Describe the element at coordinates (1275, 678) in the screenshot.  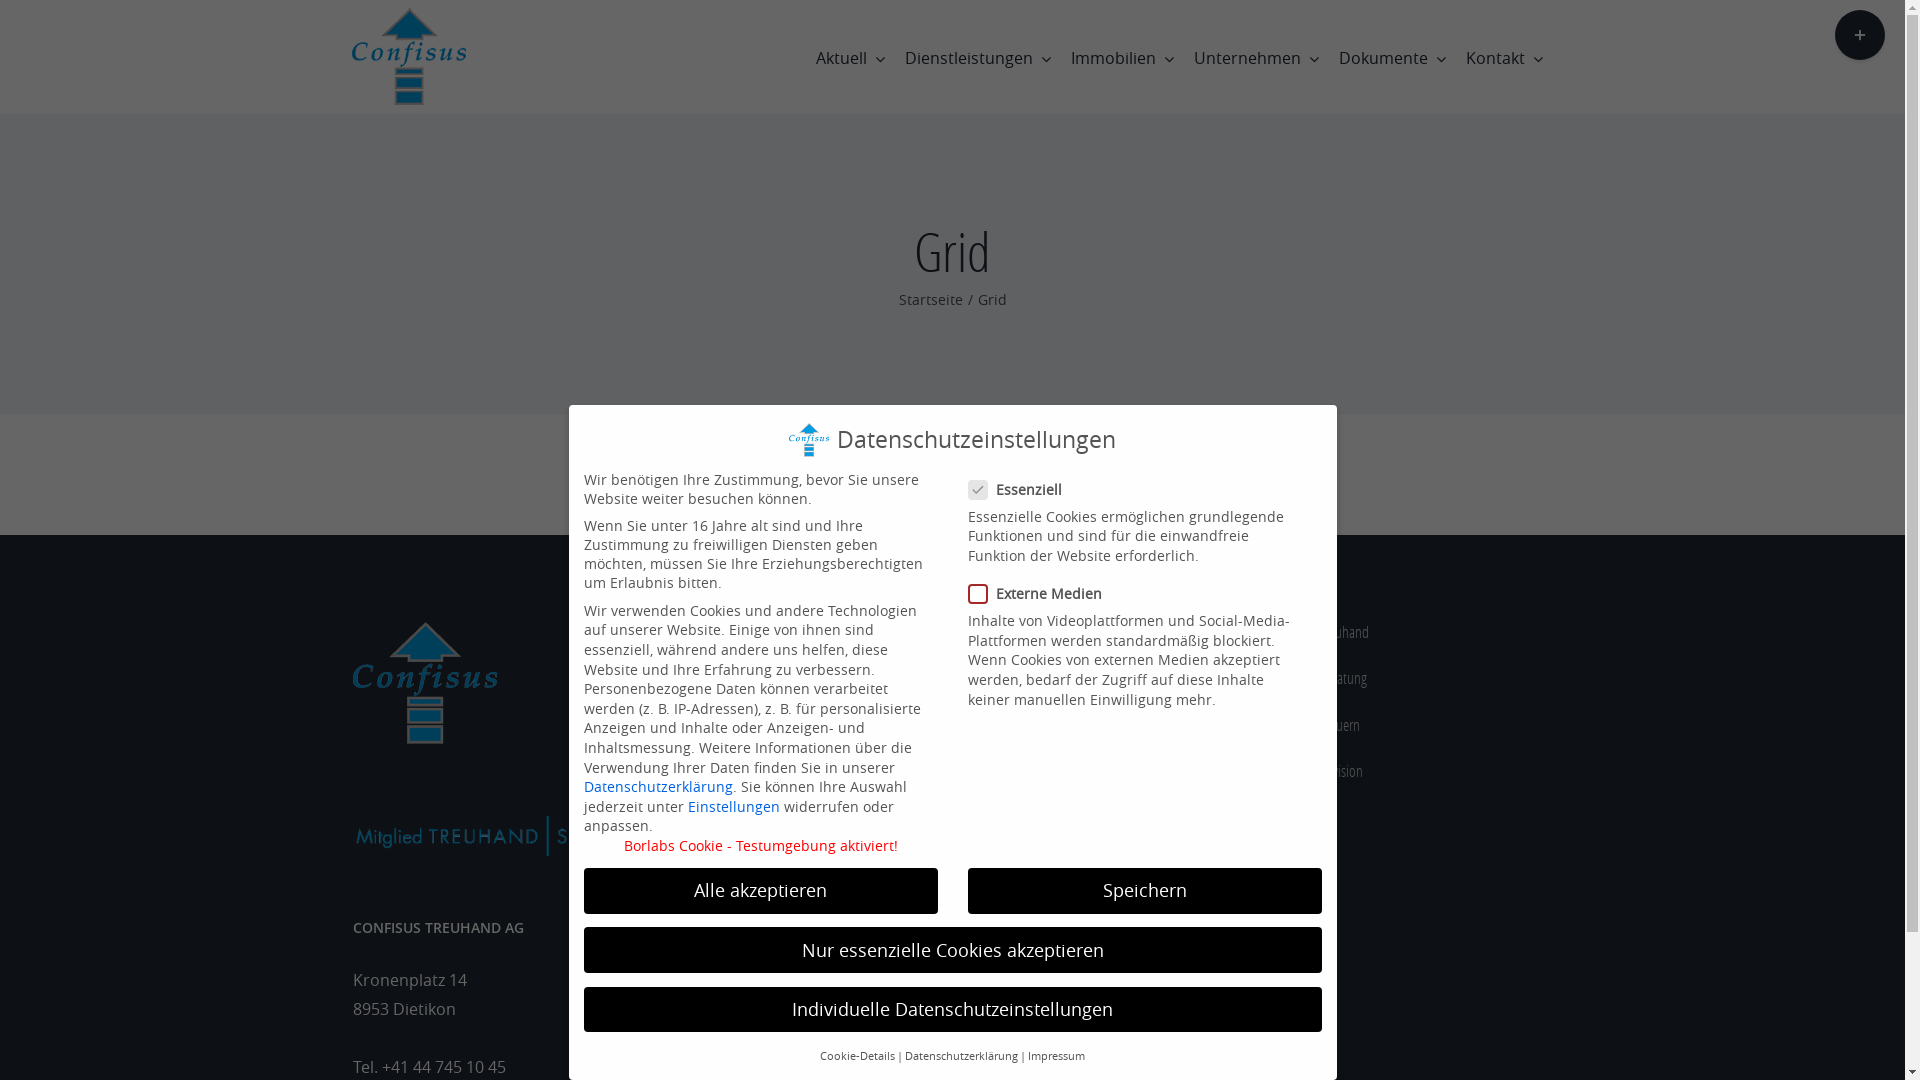
I see `'Beratung'` at that location.